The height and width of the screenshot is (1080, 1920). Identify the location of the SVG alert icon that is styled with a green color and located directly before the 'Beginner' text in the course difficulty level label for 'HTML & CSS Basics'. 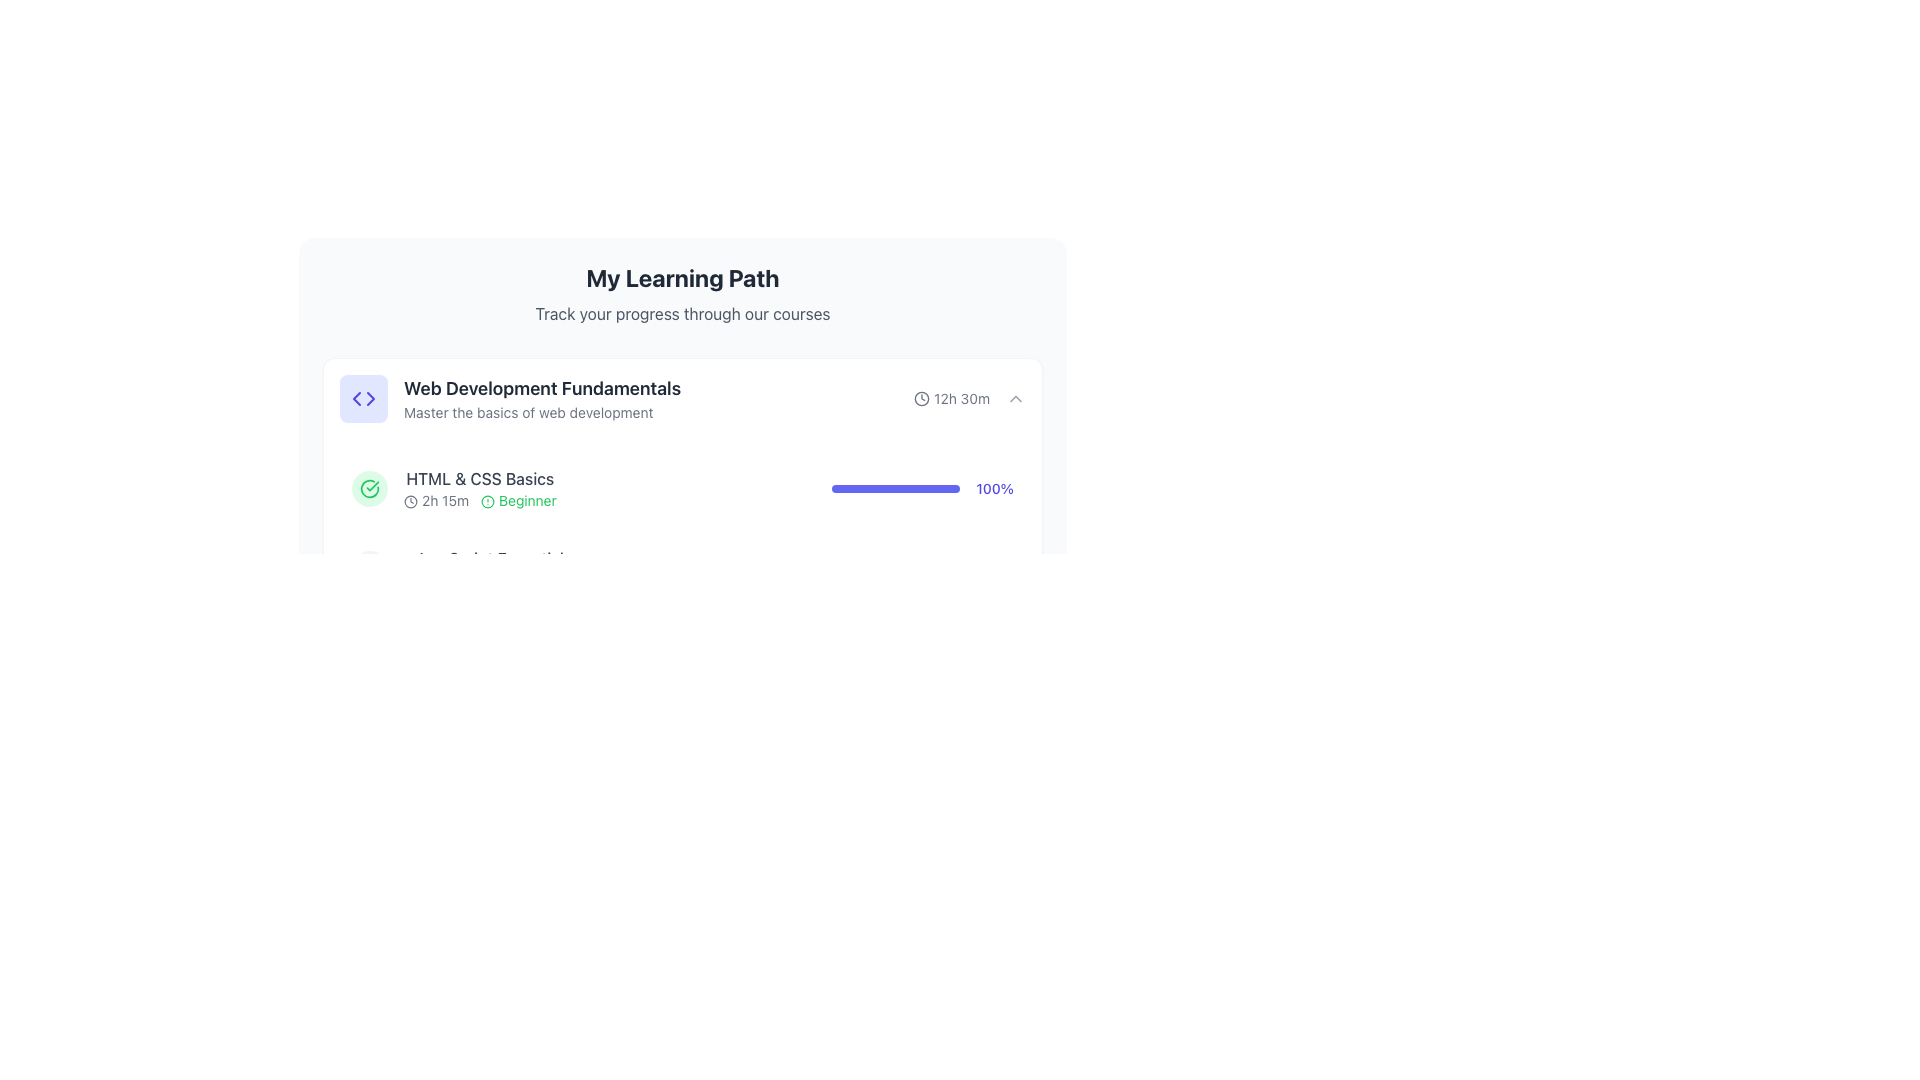
(488, 501).